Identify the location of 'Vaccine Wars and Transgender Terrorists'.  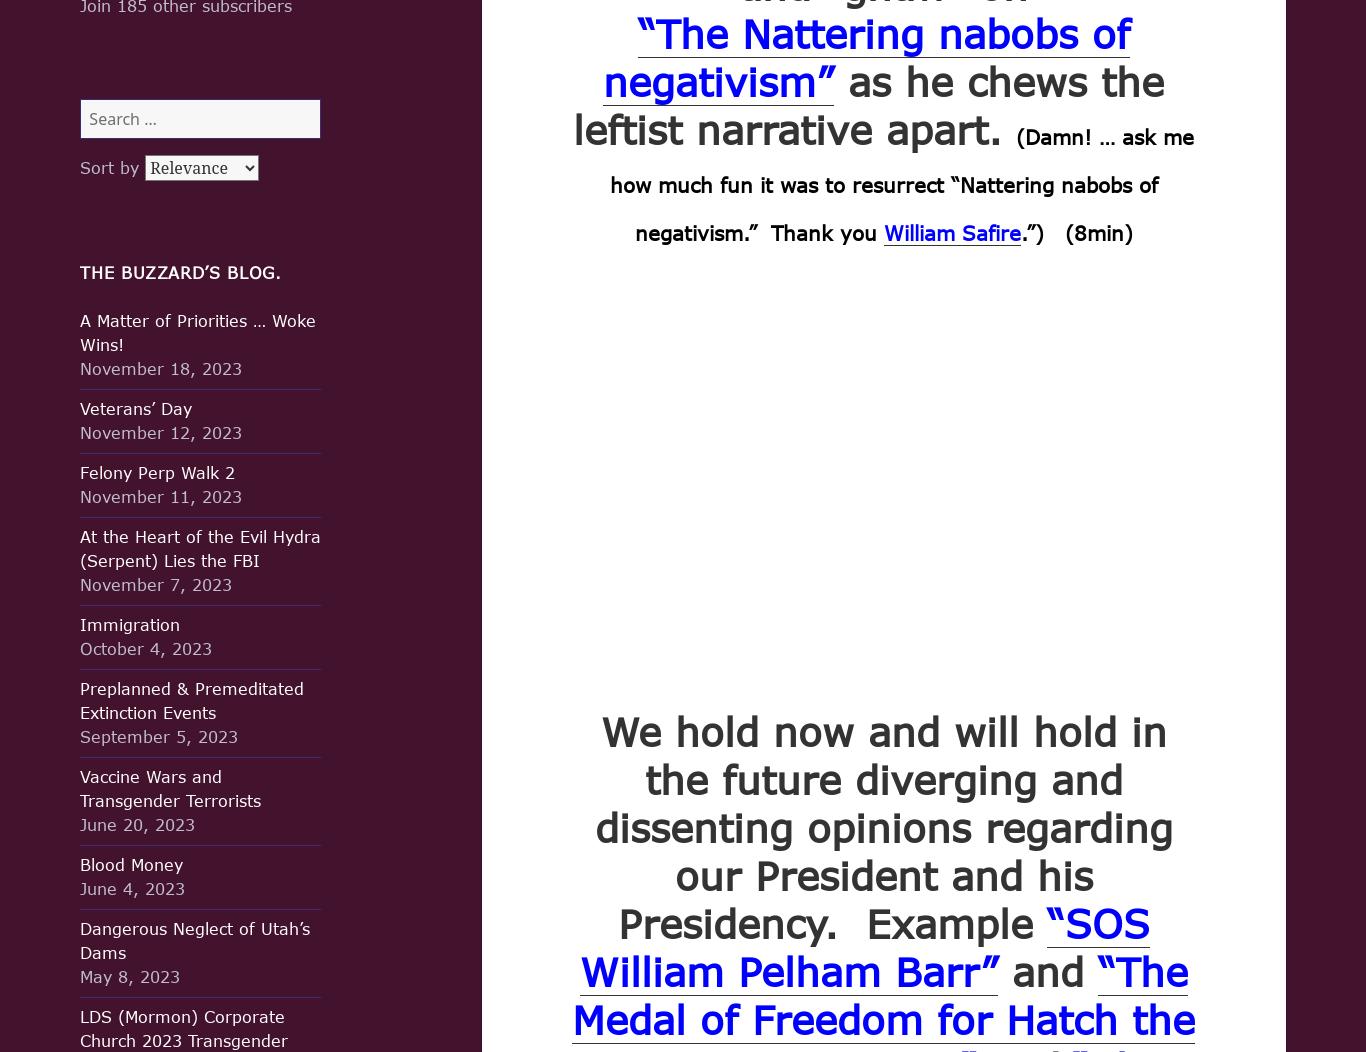
(80, 787).